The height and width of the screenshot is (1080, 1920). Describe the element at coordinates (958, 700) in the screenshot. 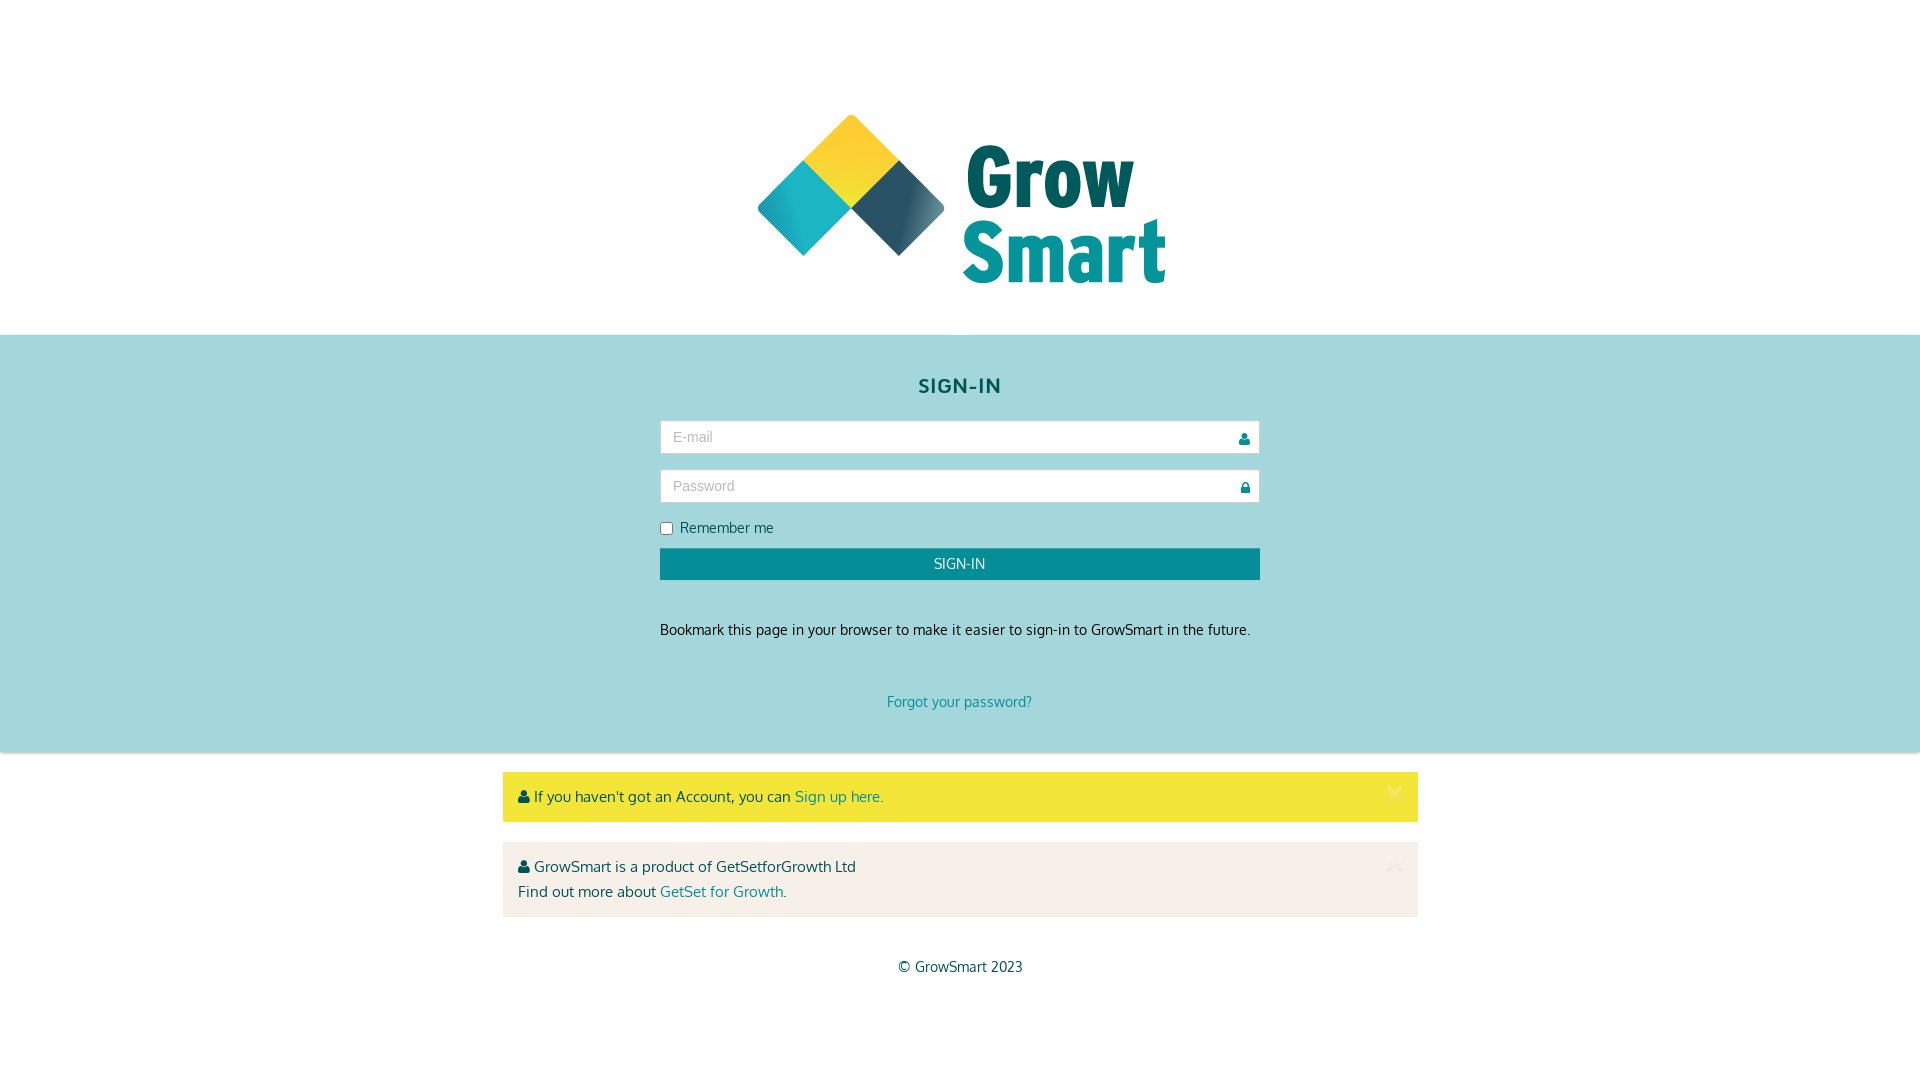

I see `'Forgot your password?'` at that location.